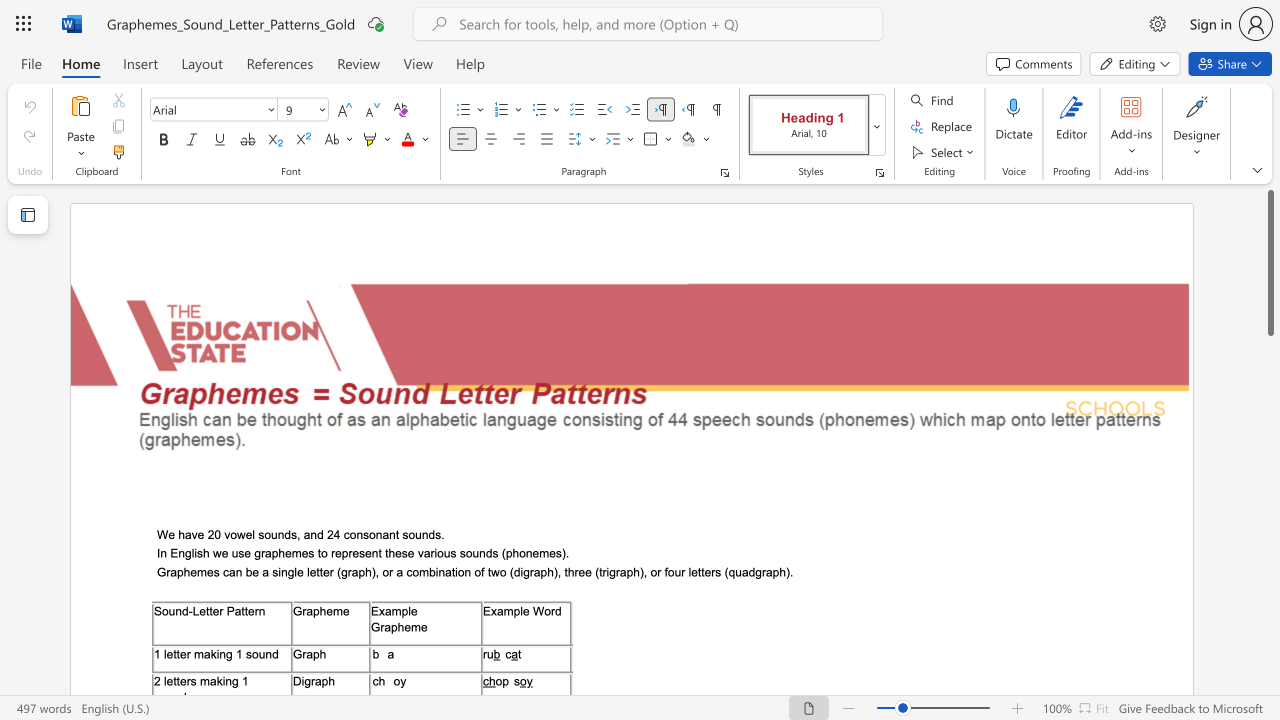 The image size is (1280, 720). Describe the element at coordinates (1269, 598) in the screenshot. I see `the scrollbar to move the page downward` at that location.